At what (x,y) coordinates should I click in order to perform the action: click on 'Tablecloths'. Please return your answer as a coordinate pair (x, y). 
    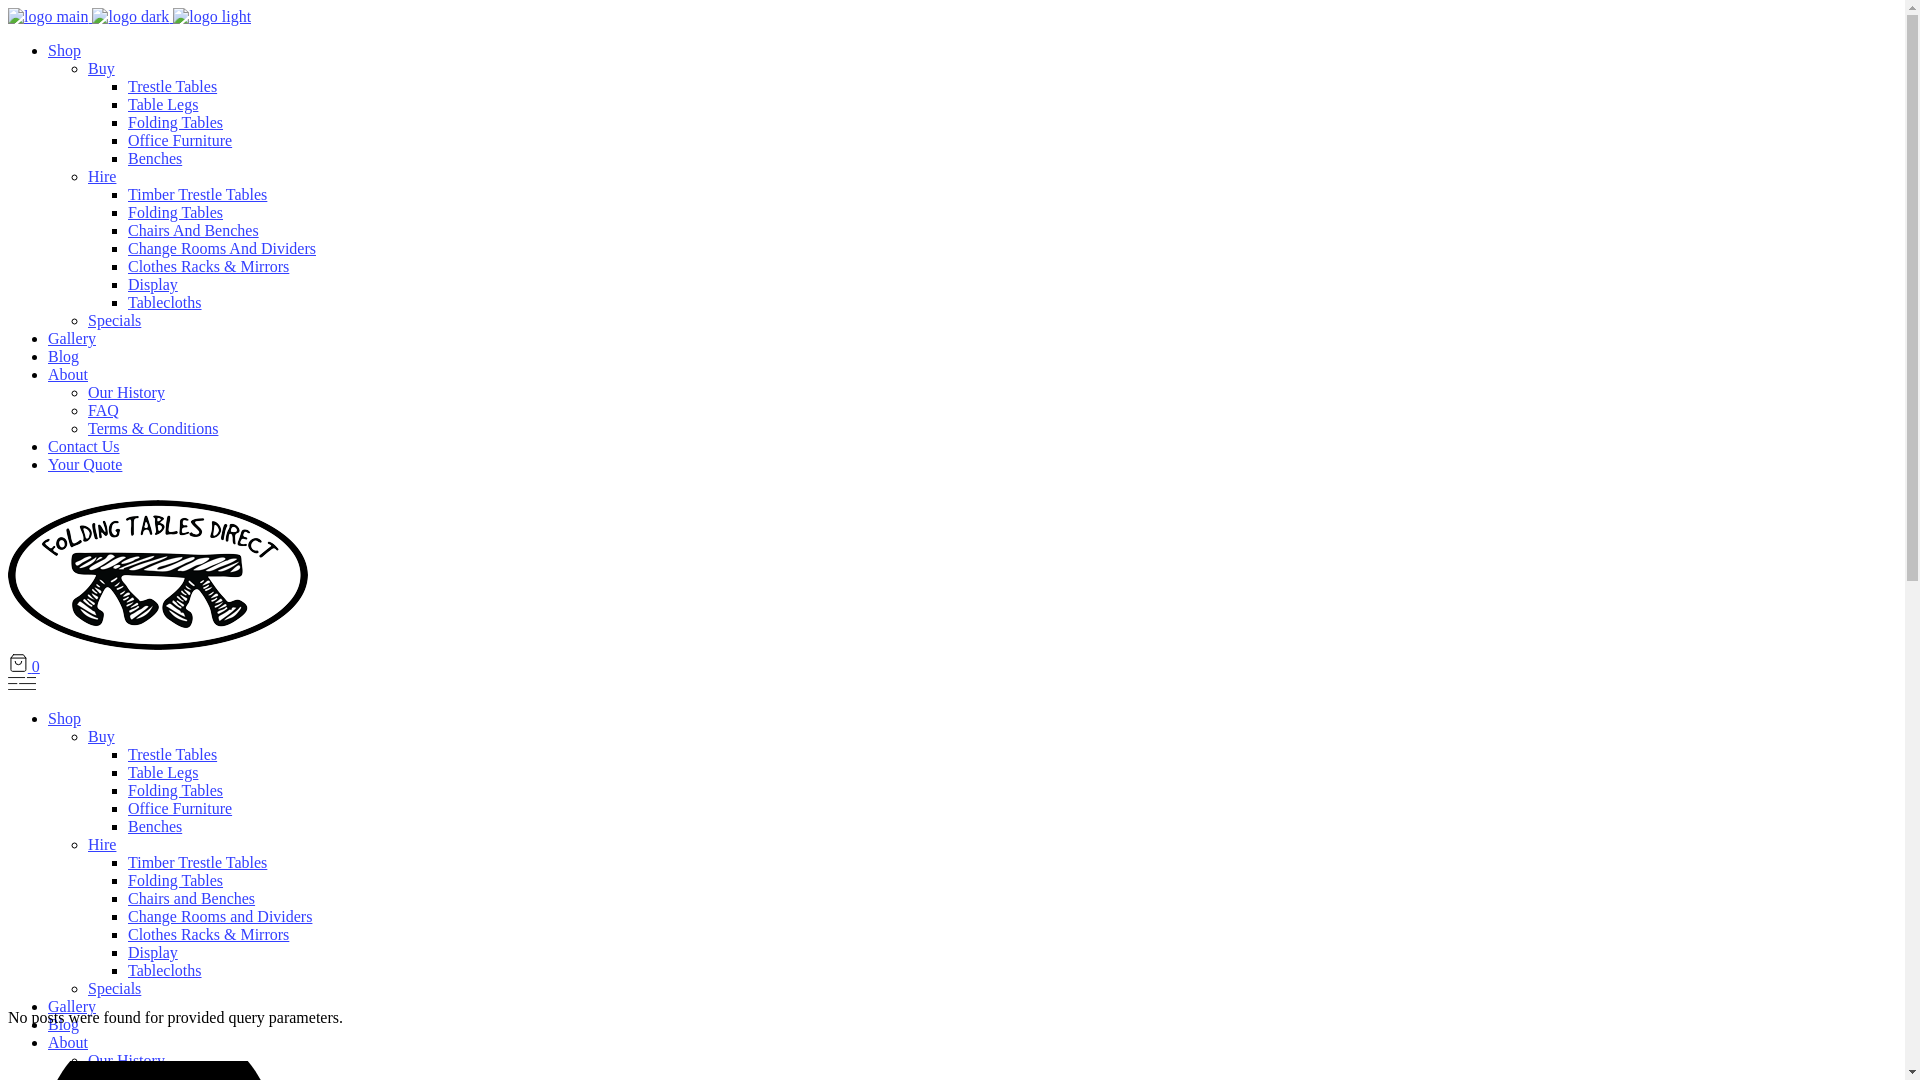
    Looking at the image, I should click on (164, 969).